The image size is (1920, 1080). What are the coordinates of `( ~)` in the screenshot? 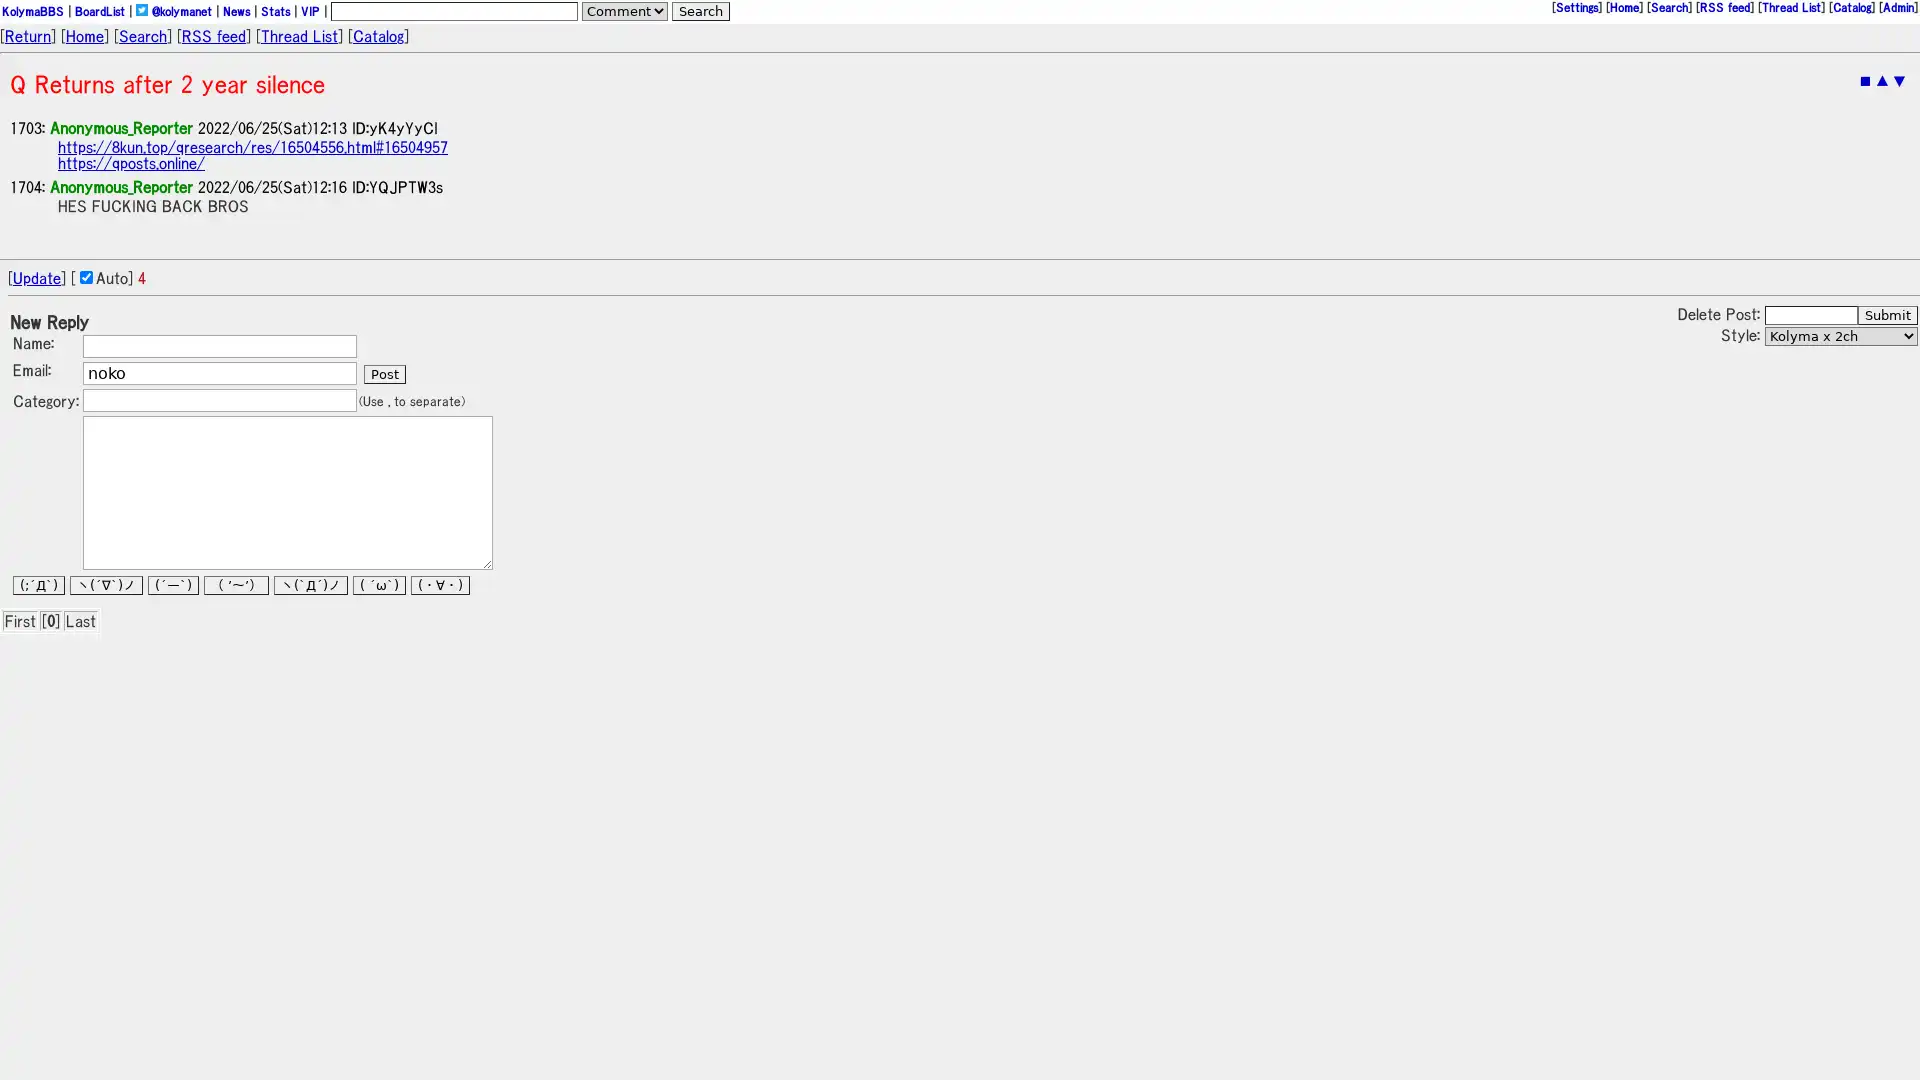 It's located at (236, 585).